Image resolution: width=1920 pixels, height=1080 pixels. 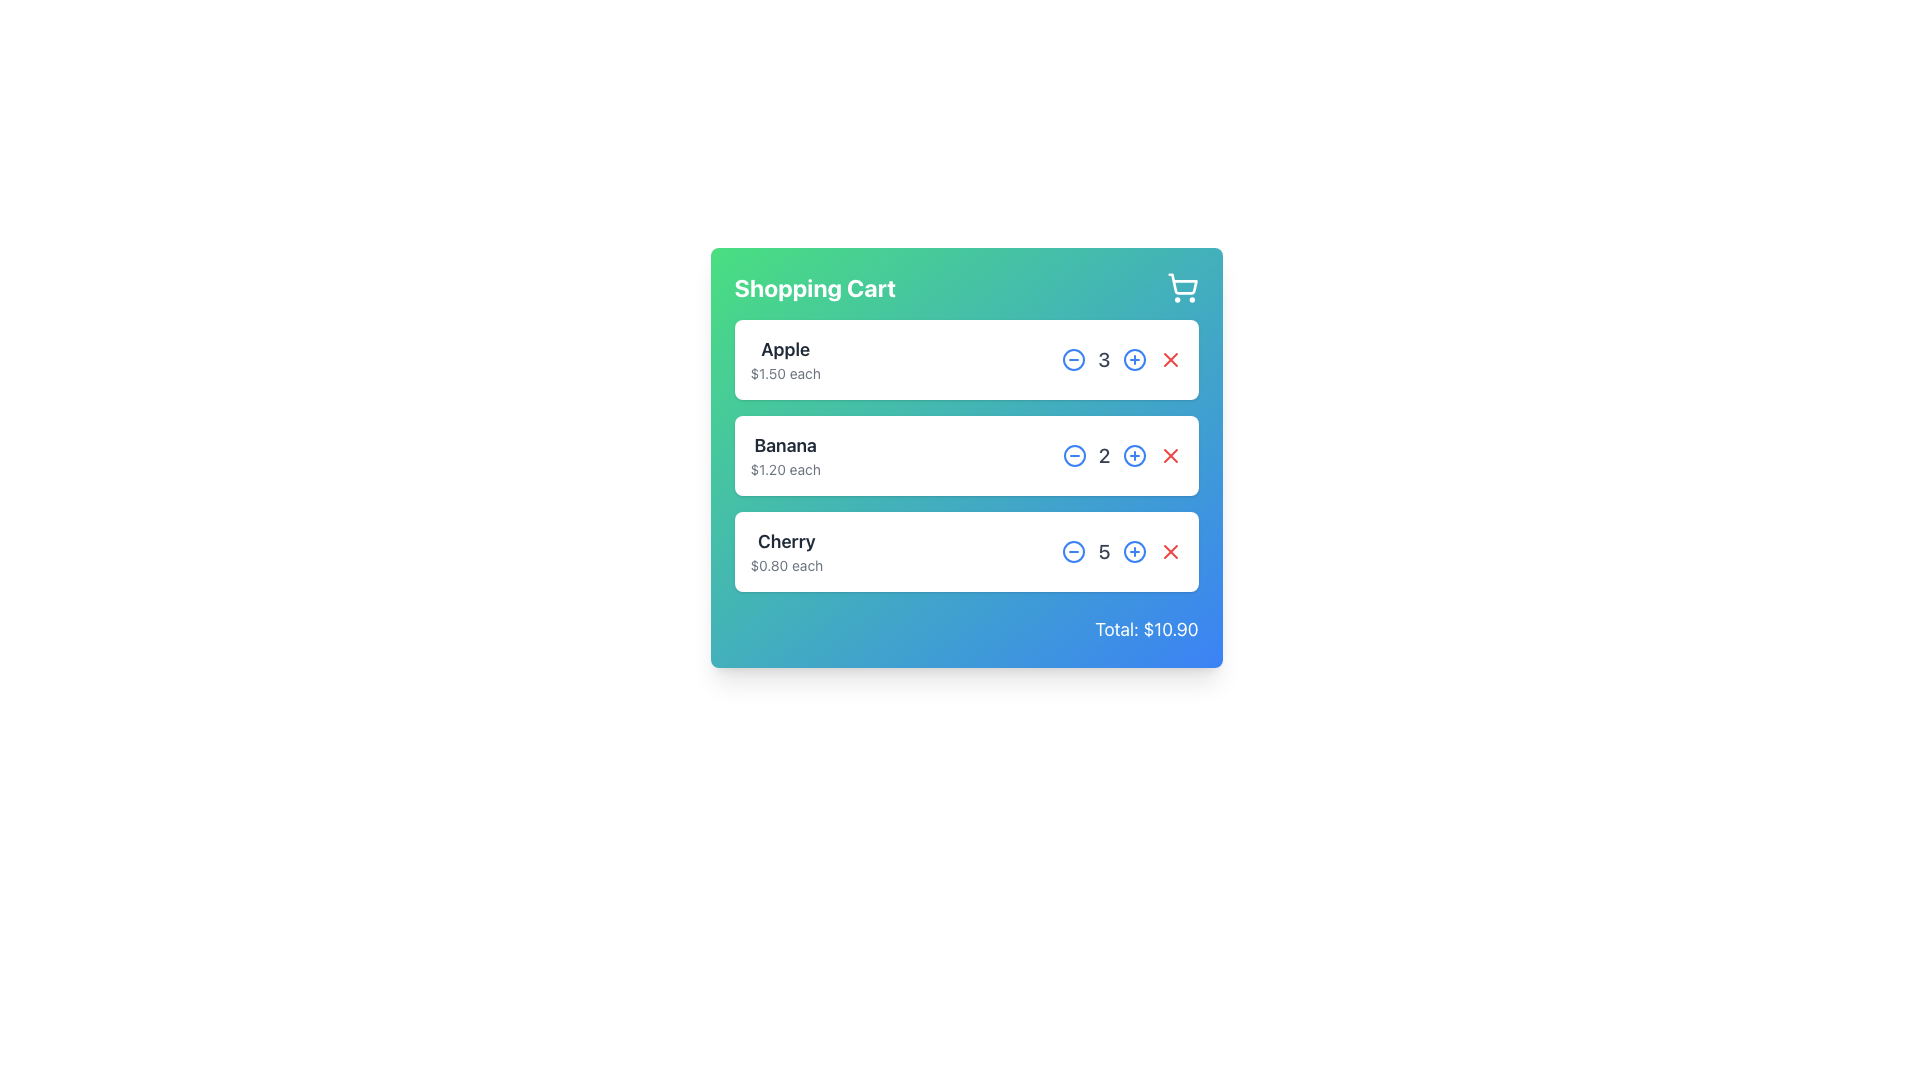 What do you see at coordinates (1134, 358) in the screenshot?
I see `the plus sign icon, which is a circular boundary element located to the right of the quantity value for 'Apple' items in the shopping cart, to increase the quantity of 'Apple' items` at bounding box center [1134, 358].